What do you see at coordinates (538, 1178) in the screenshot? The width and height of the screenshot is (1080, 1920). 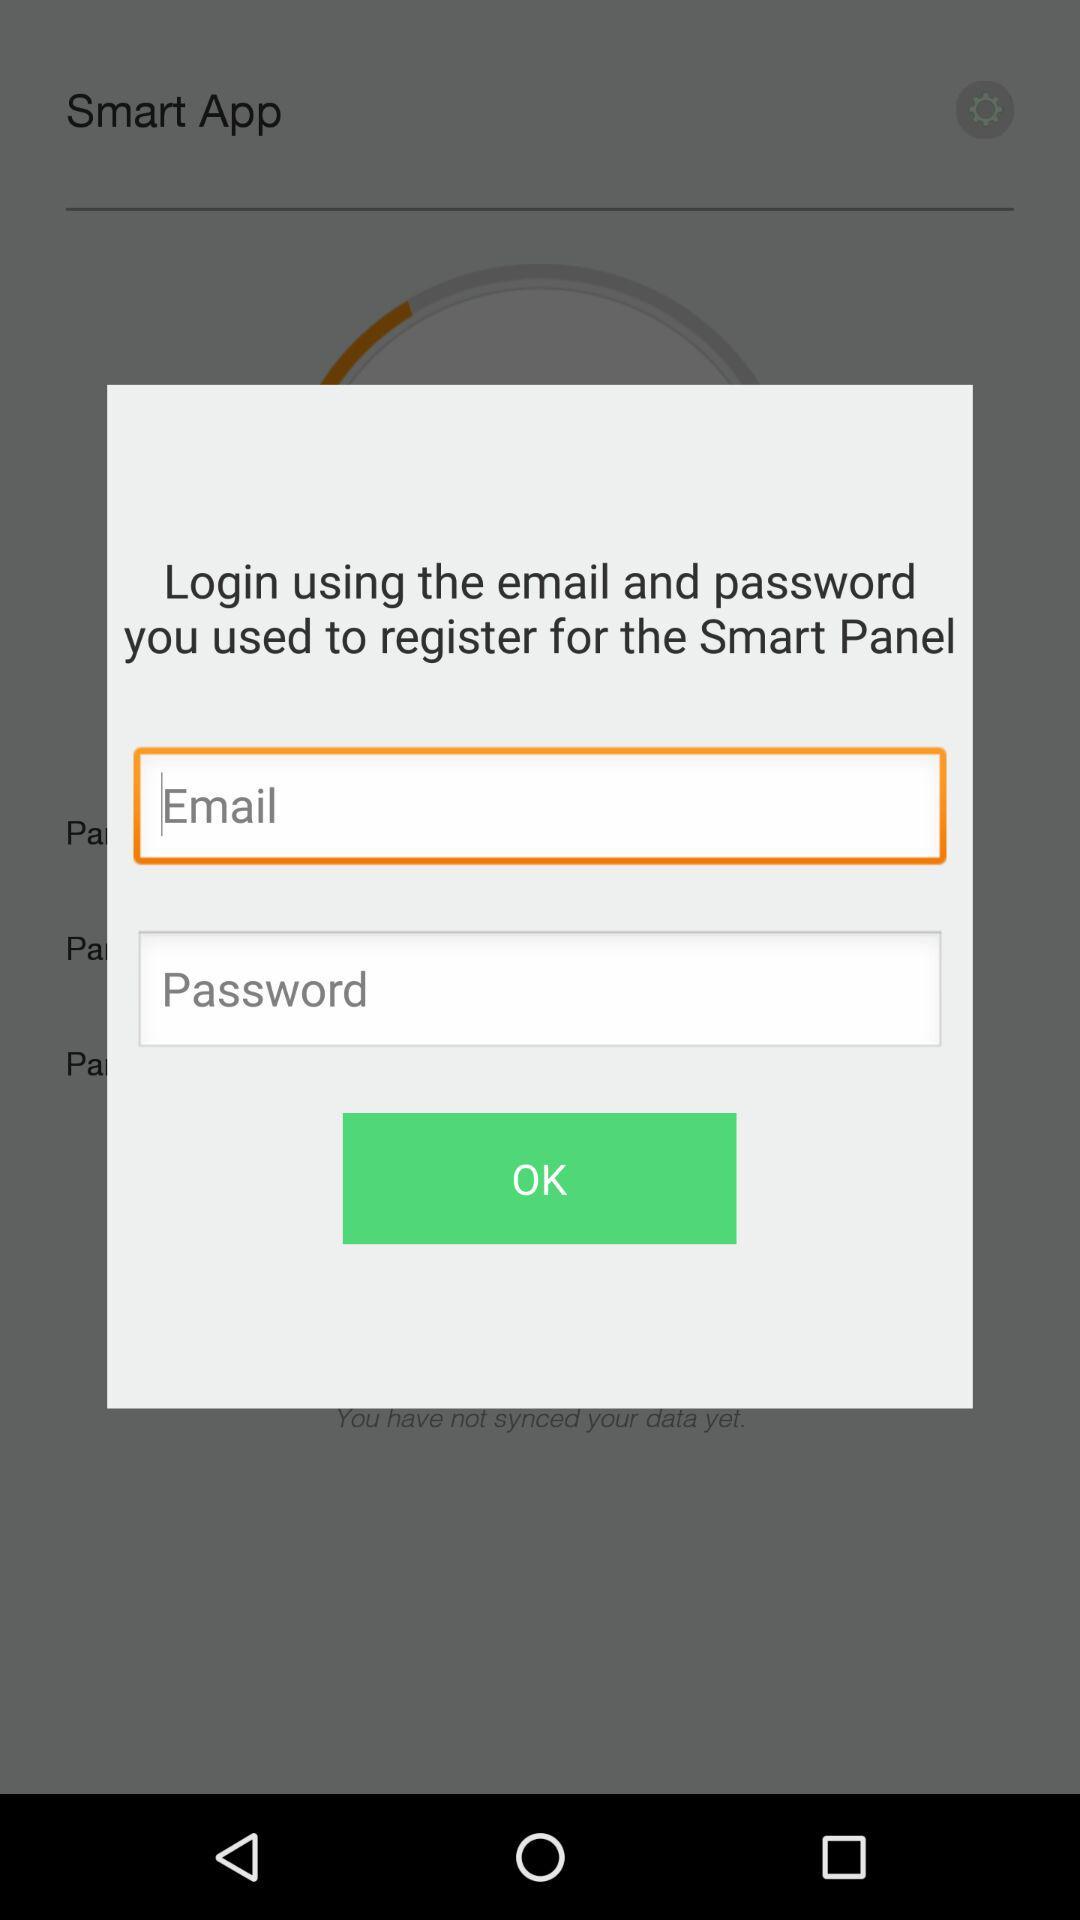 I see `the ok button` at bounding box center [538, 1178].